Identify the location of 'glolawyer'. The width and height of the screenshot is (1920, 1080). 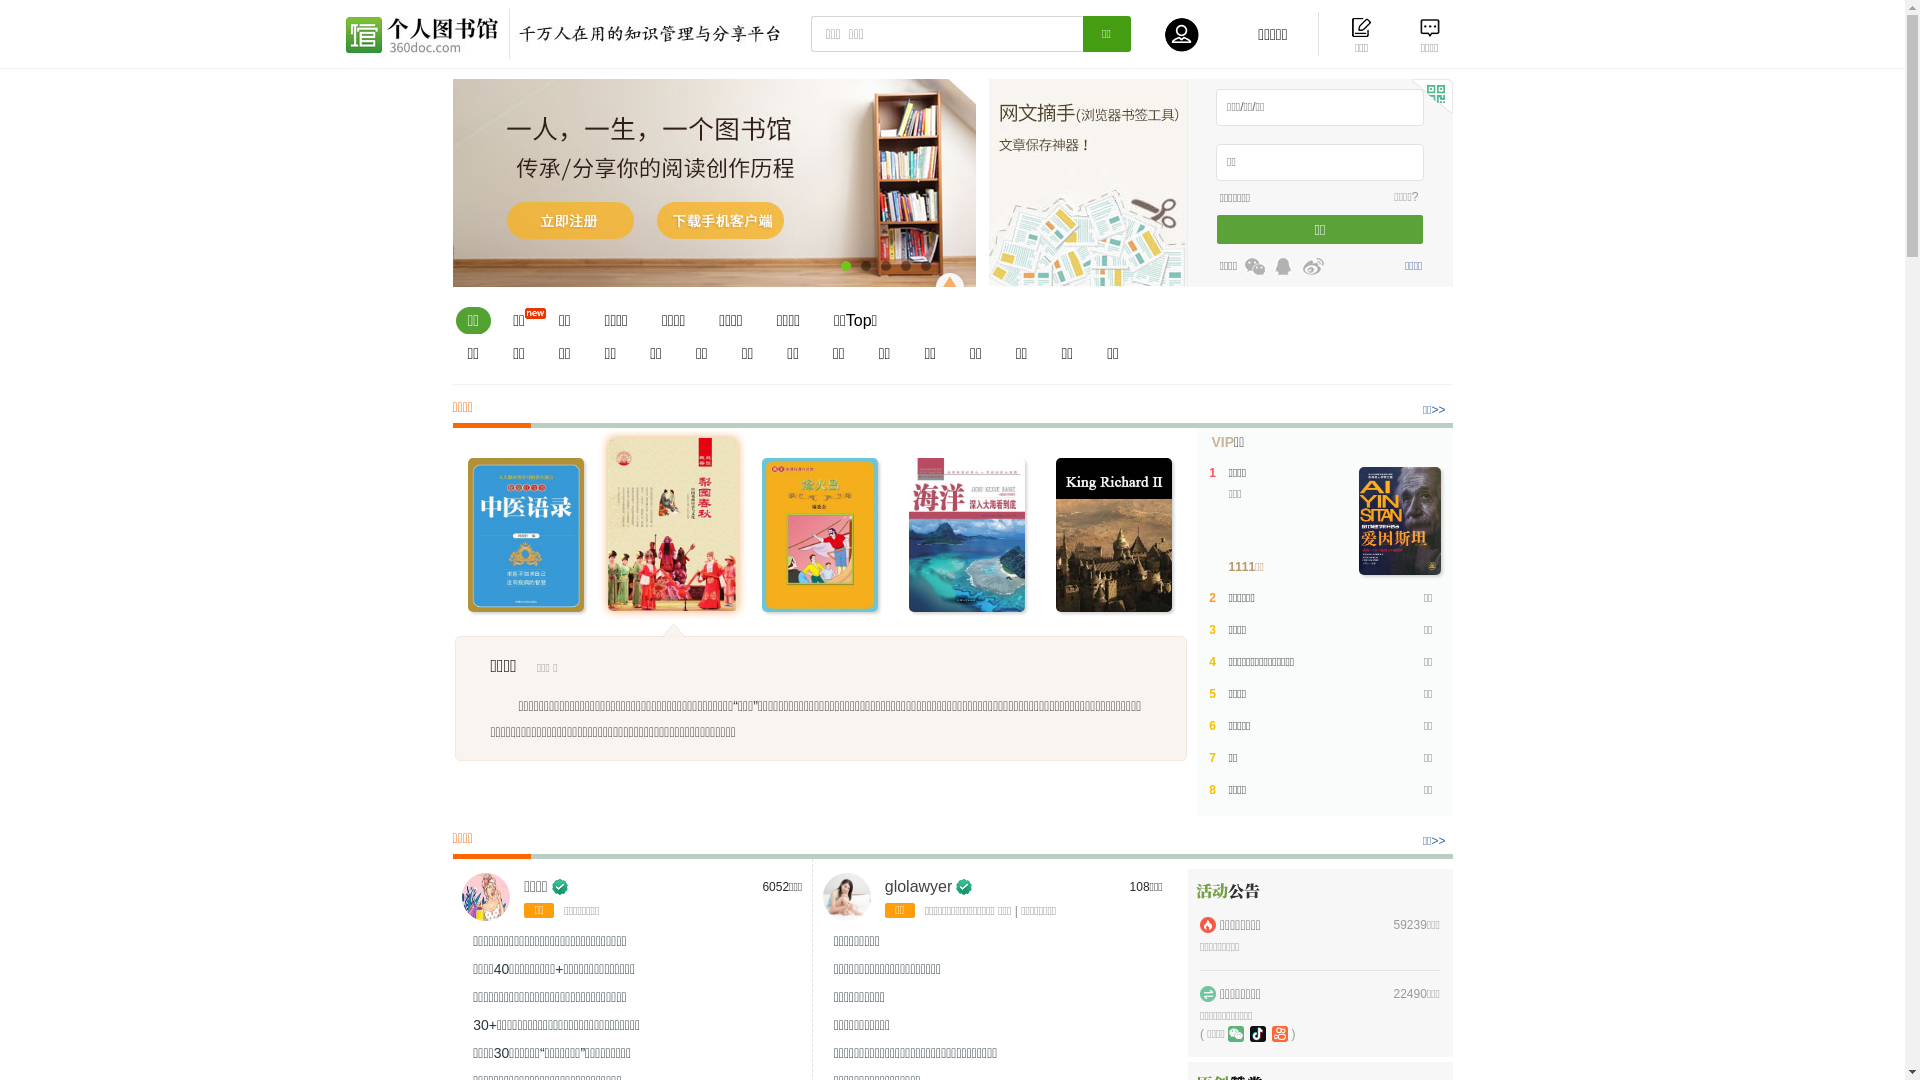
(917, 885).